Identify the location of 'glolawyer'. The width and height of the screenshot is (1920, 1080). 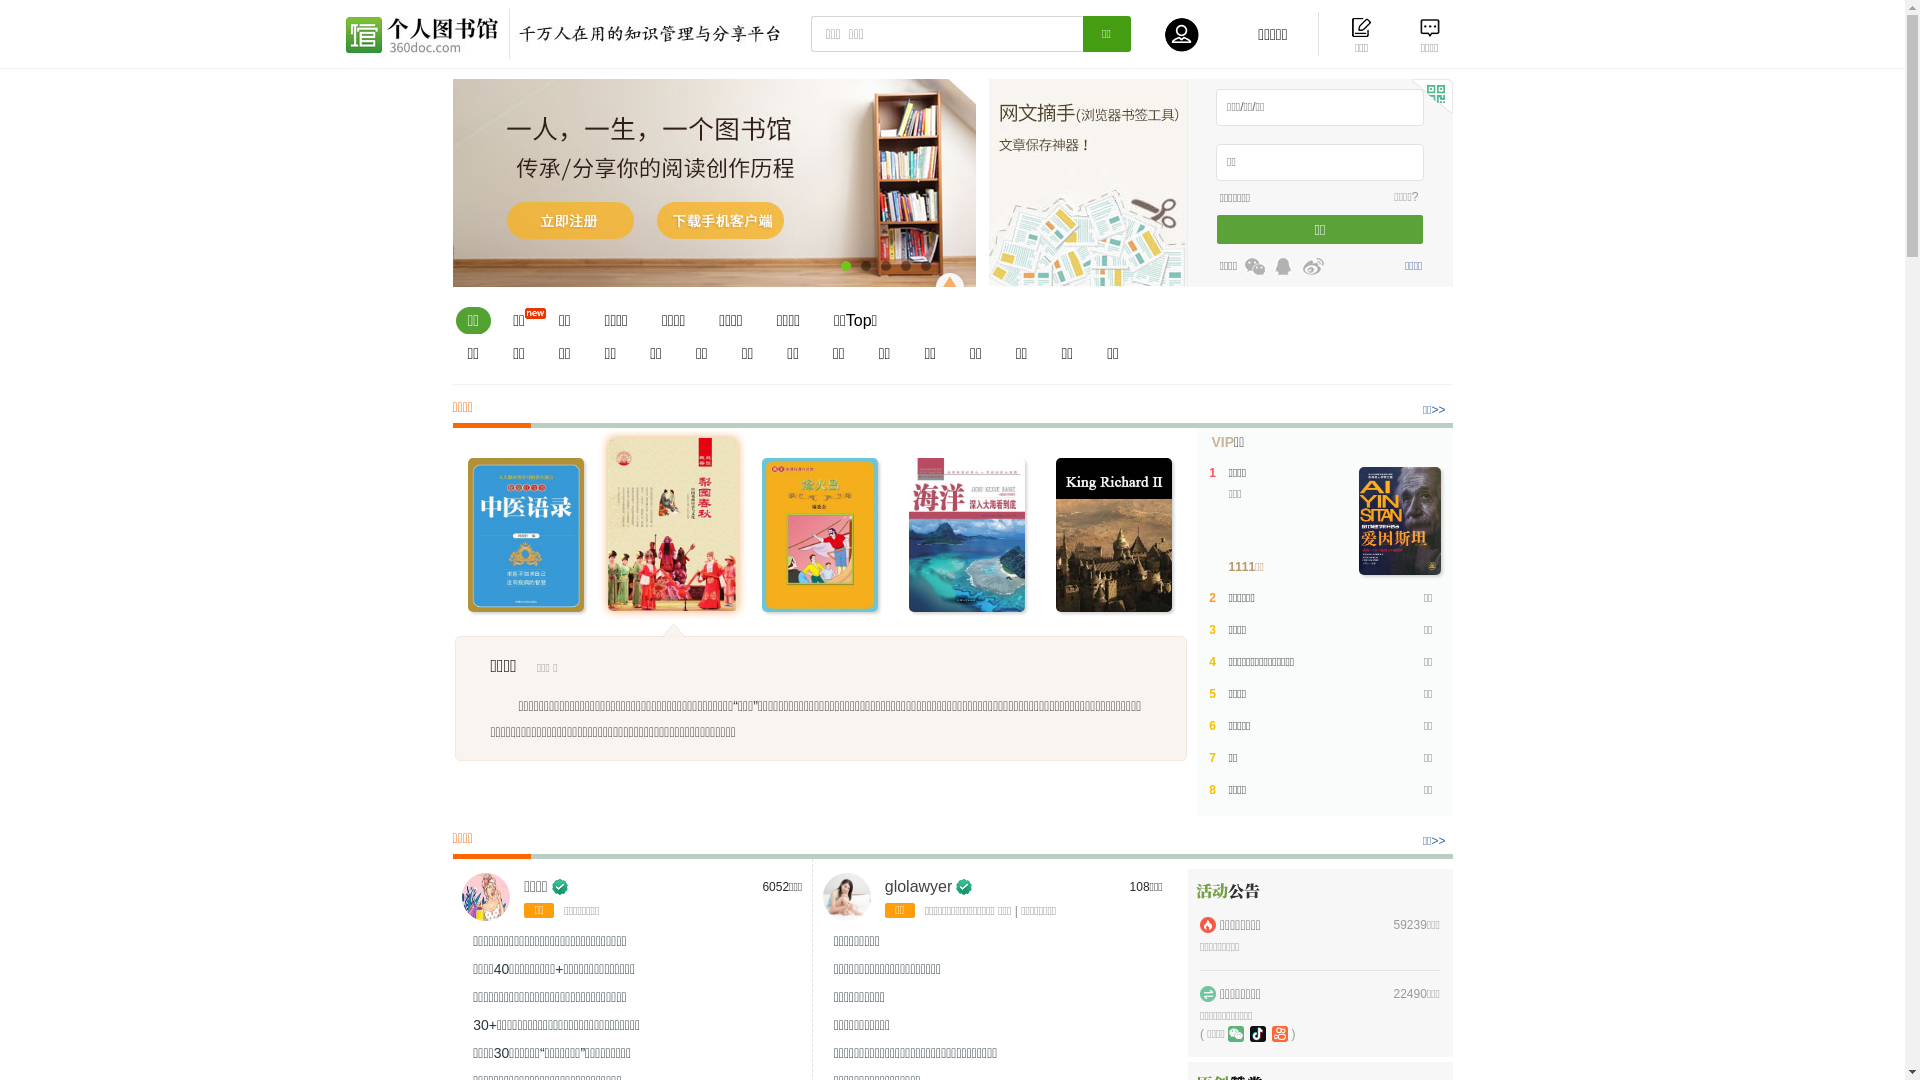
(917, 885).